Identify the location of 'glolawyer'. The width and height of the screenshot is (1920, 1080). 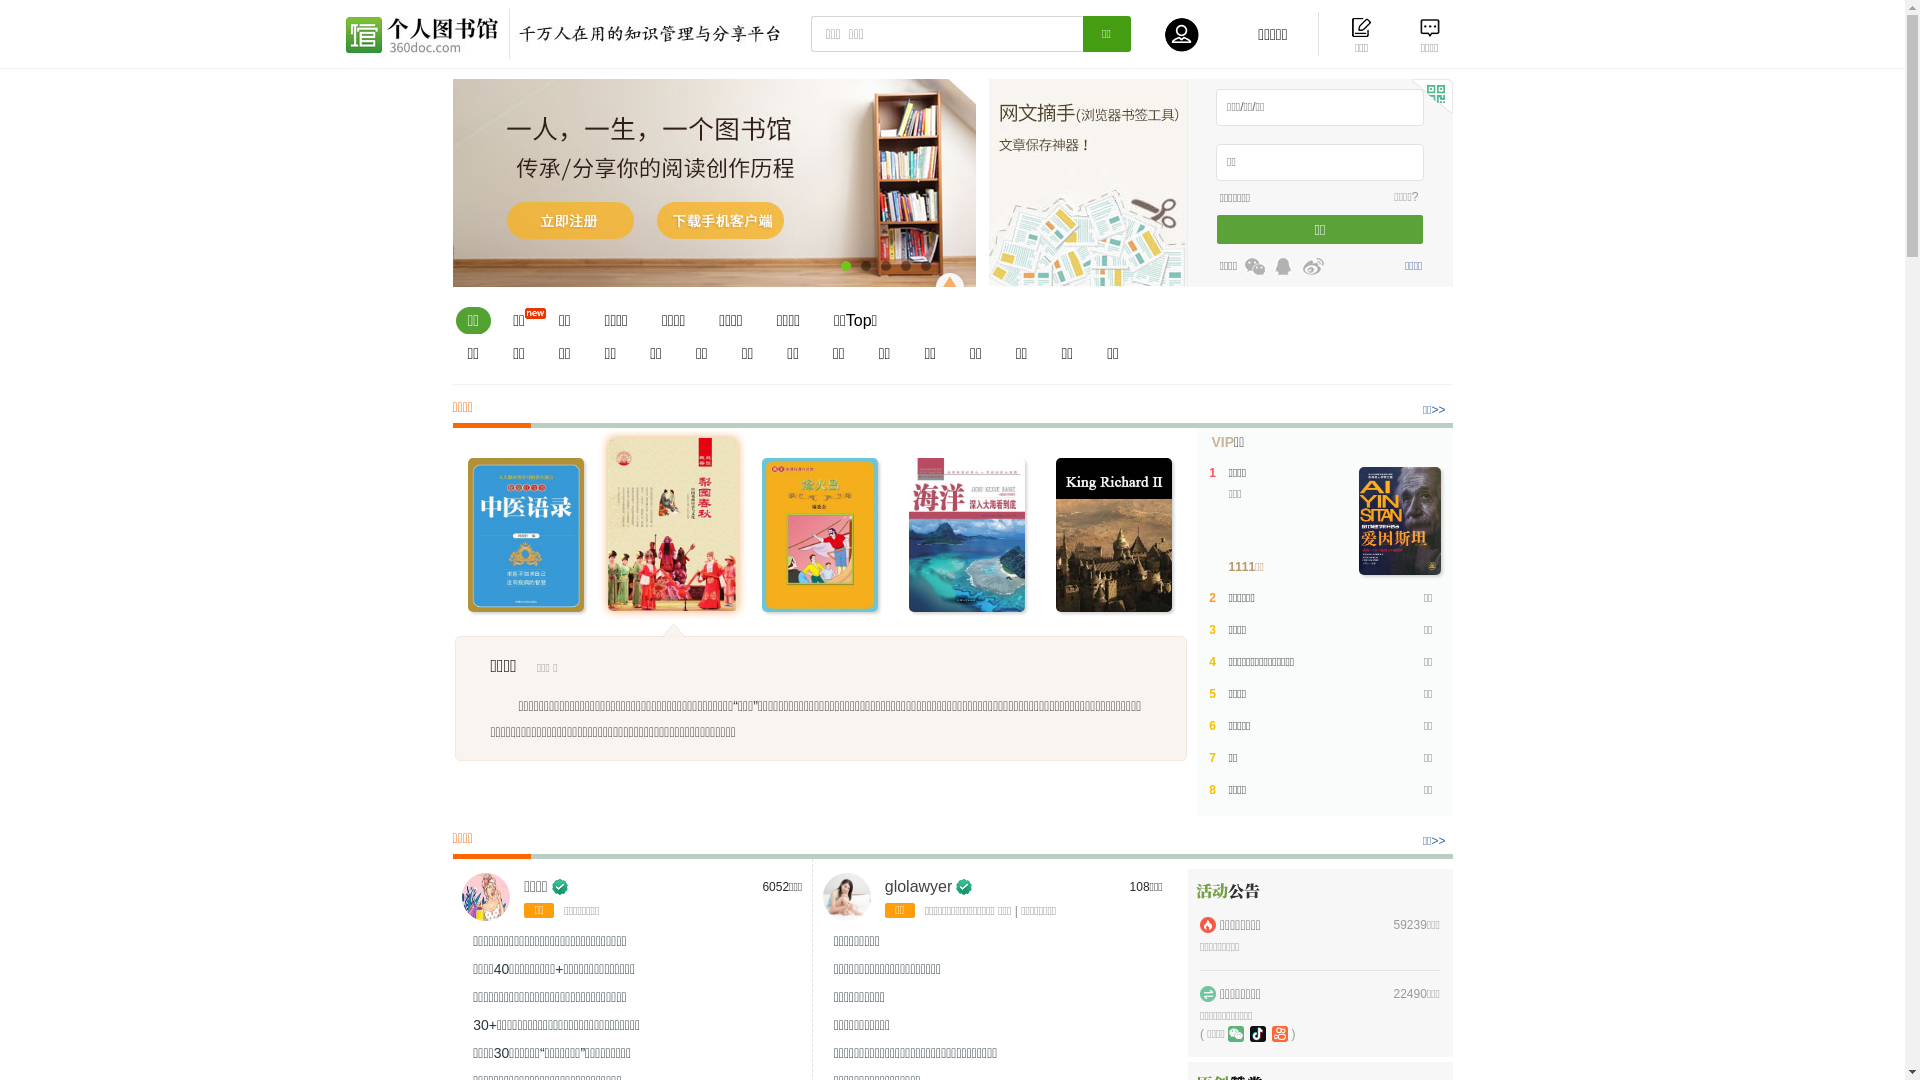
(917, 885).